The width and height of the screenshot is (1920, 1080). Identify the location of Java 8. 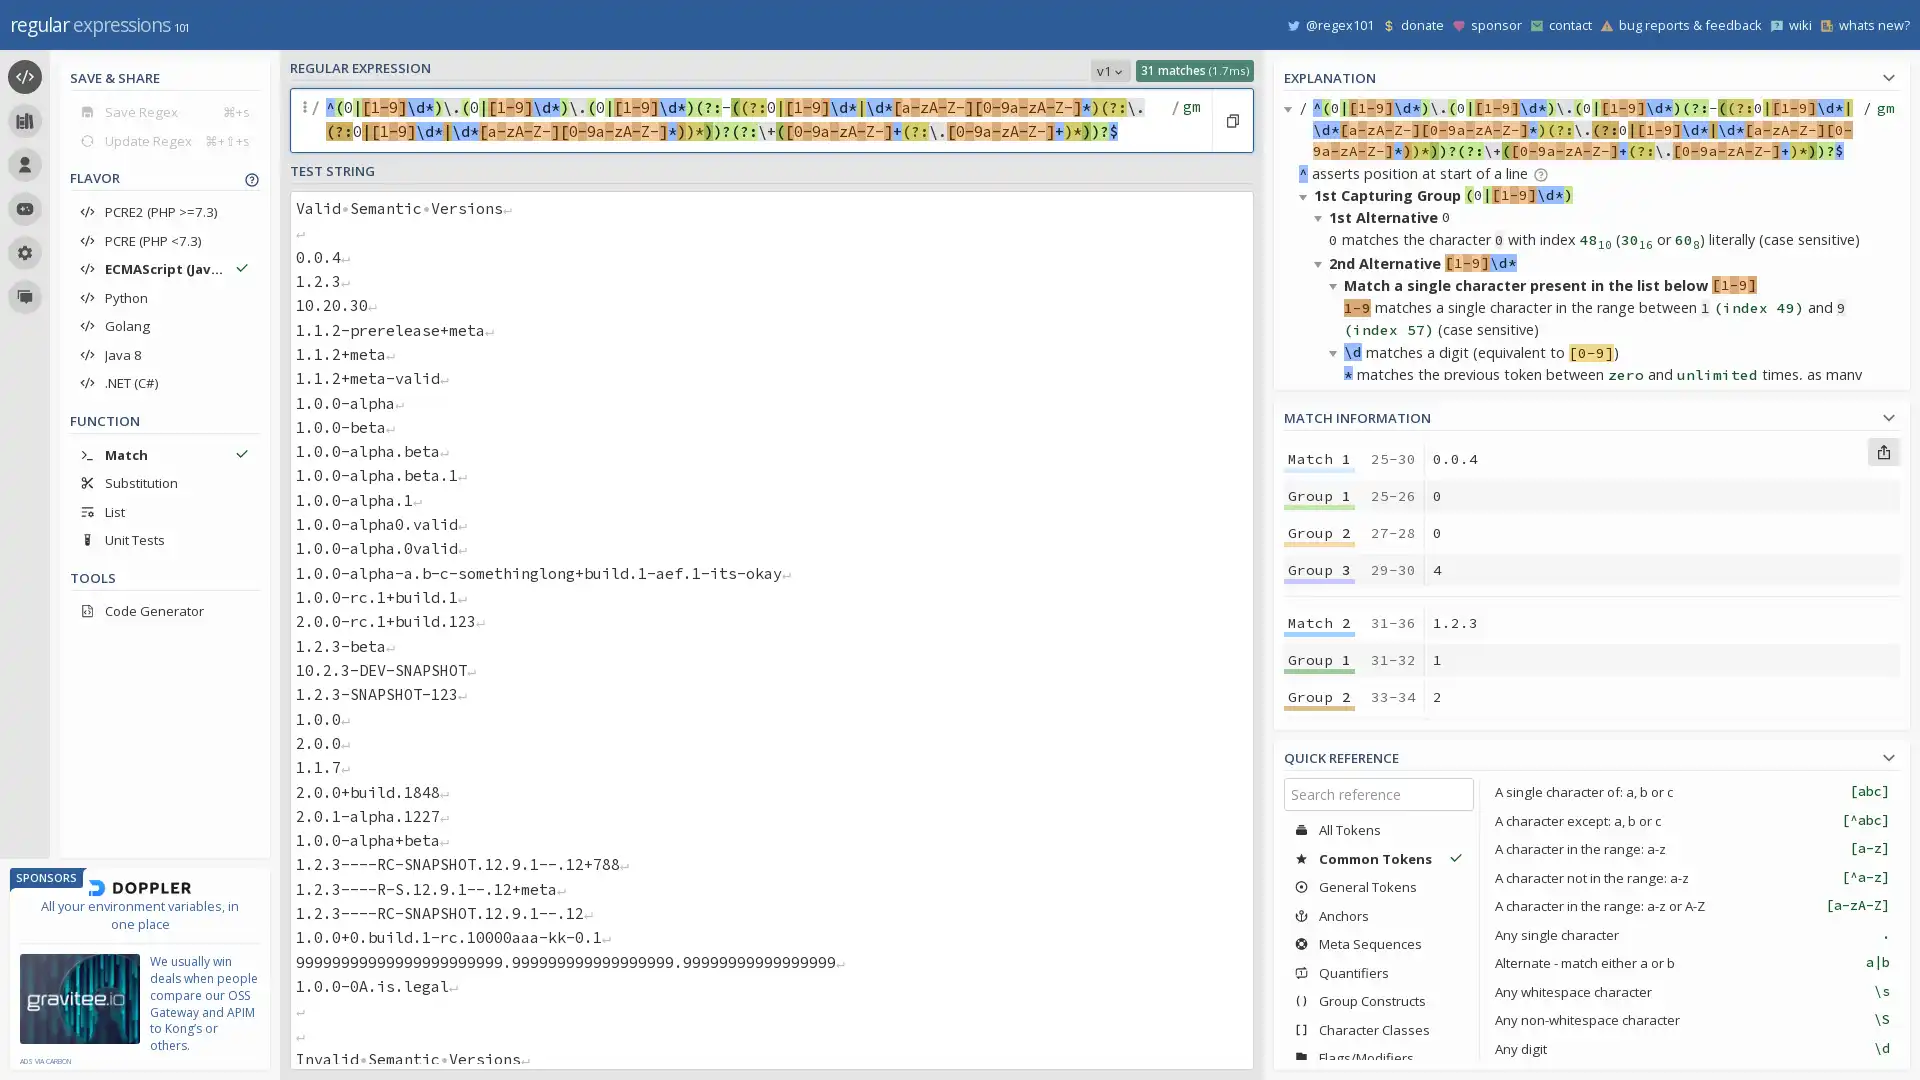
(164, 353).